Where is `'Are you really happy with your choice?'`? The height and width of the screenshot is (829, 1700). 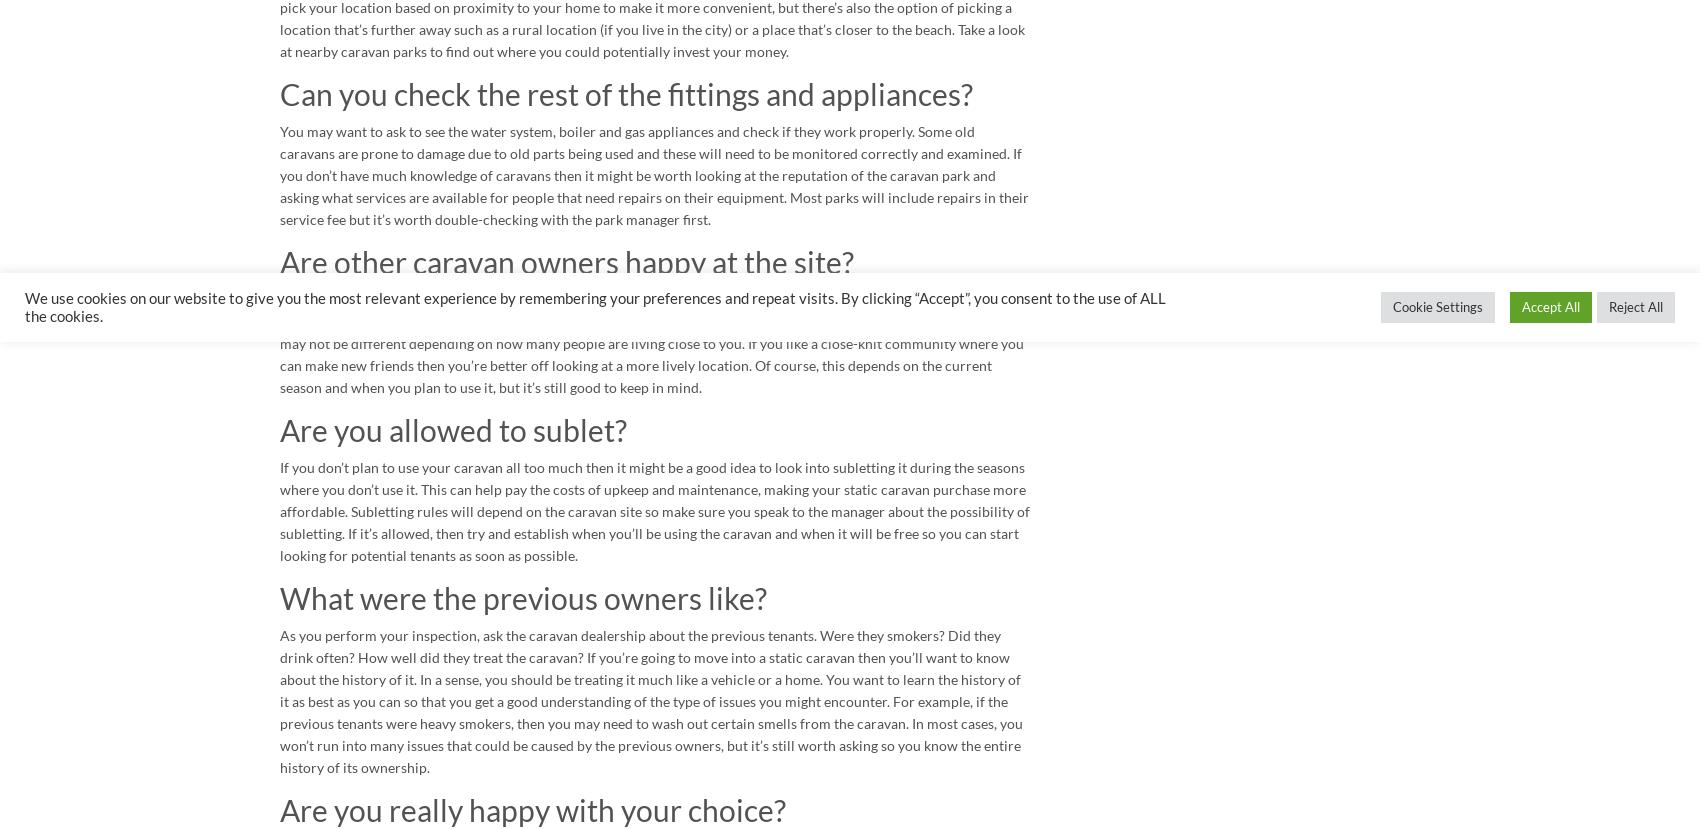
'Are you really happy with your choice?' is located at coordinates (531, 809).